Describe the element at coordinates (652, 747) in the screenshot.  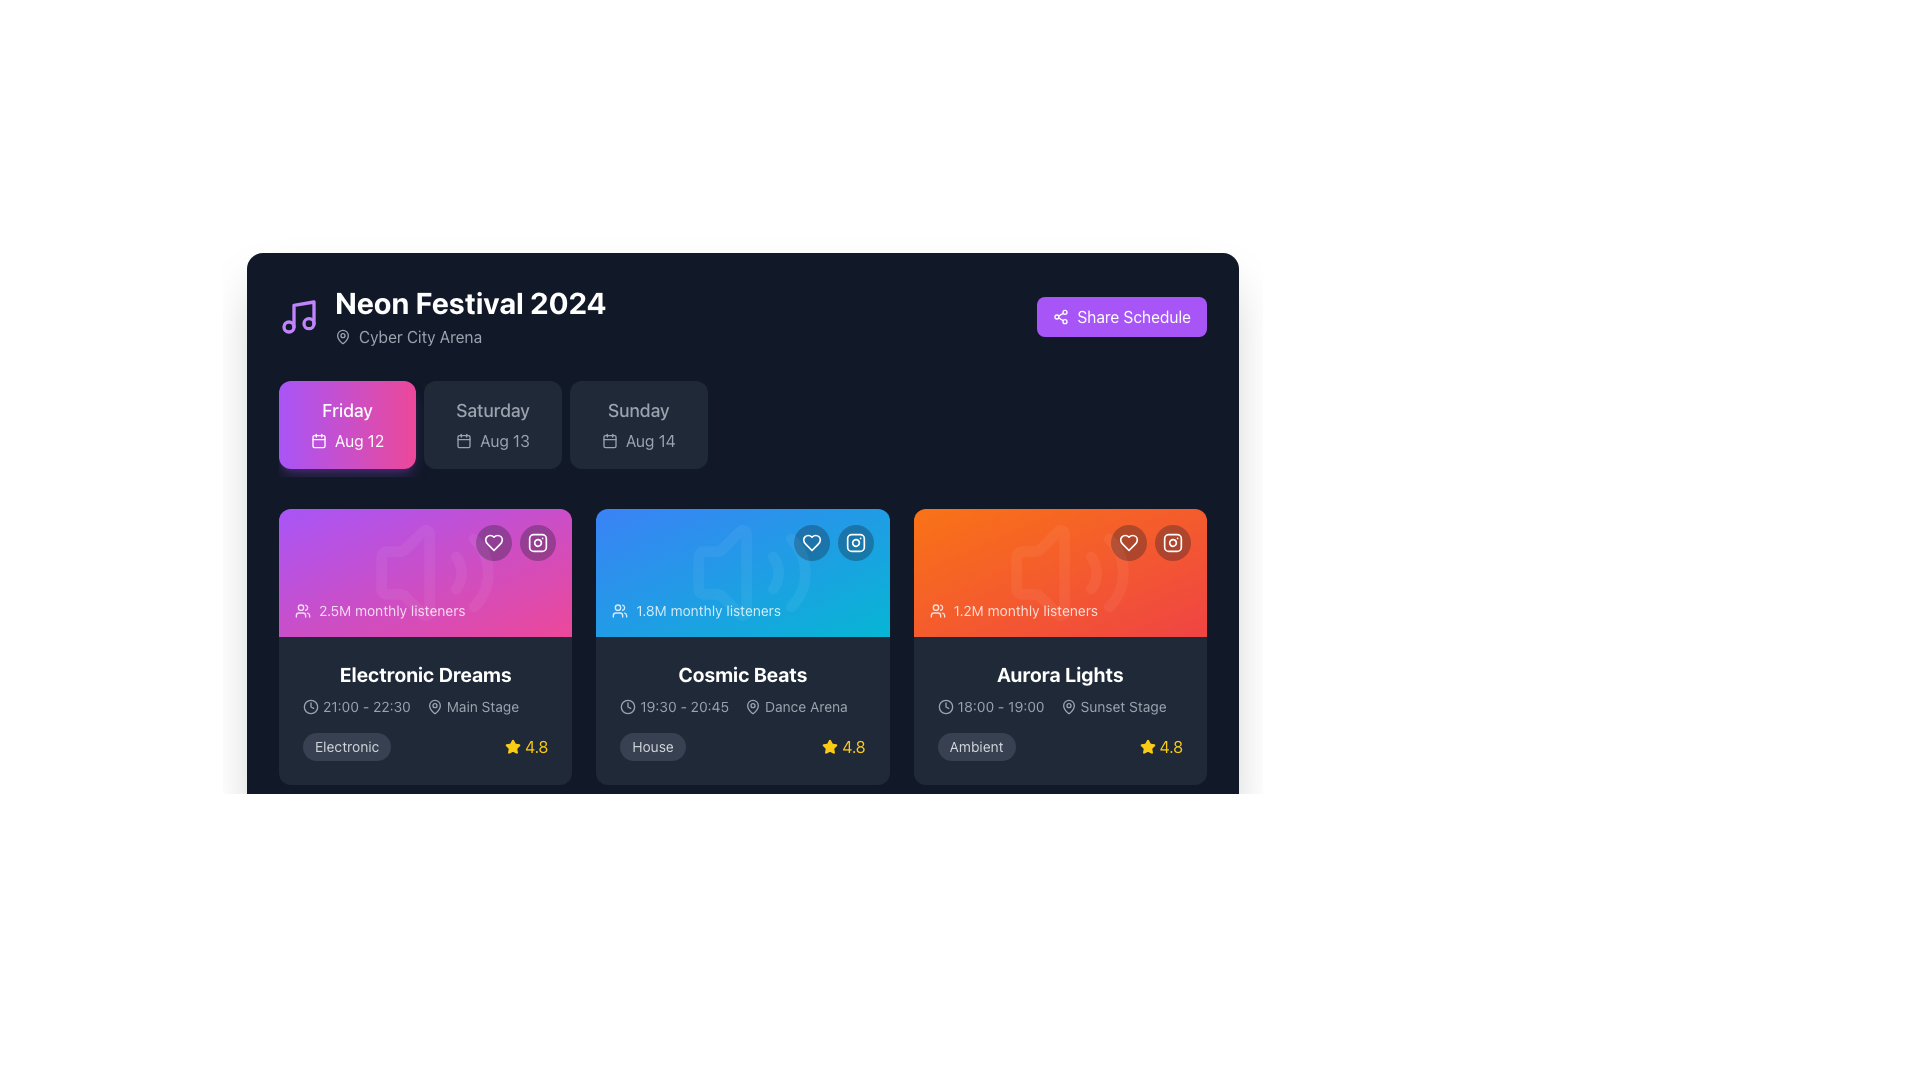
I see `the 'House' label, which is a rounded rectangular element with a gray background and light gray text, located in the 'Cosmic Beats' section of the UI card` at that location.